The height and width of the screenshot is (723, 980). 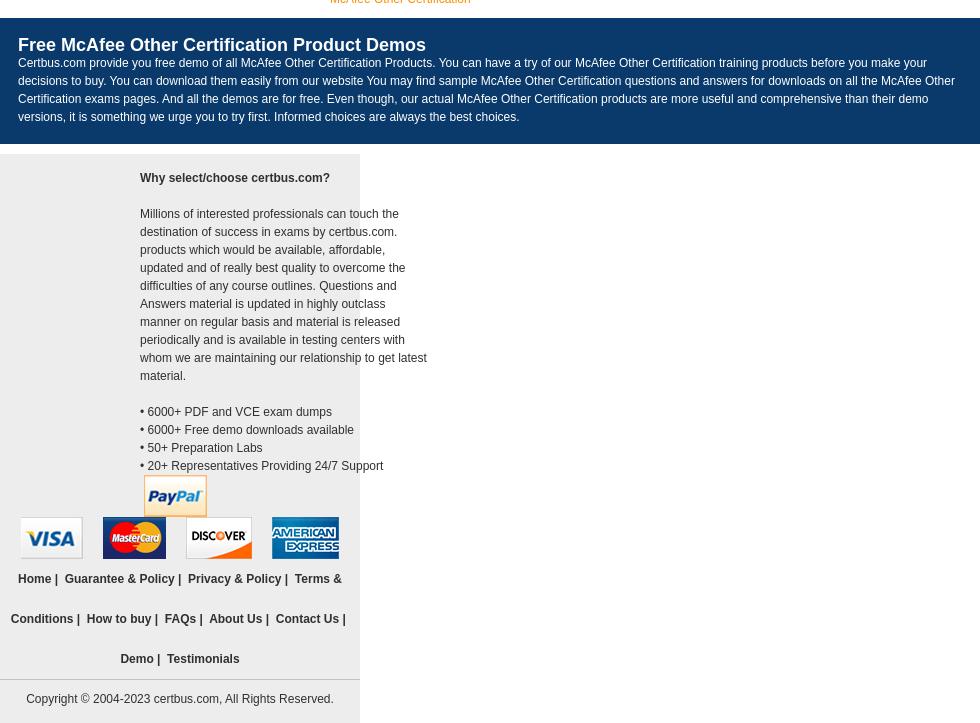 I want to click on 'Free McAfee Other Certification Product Demos', so click(x=221, y=44).